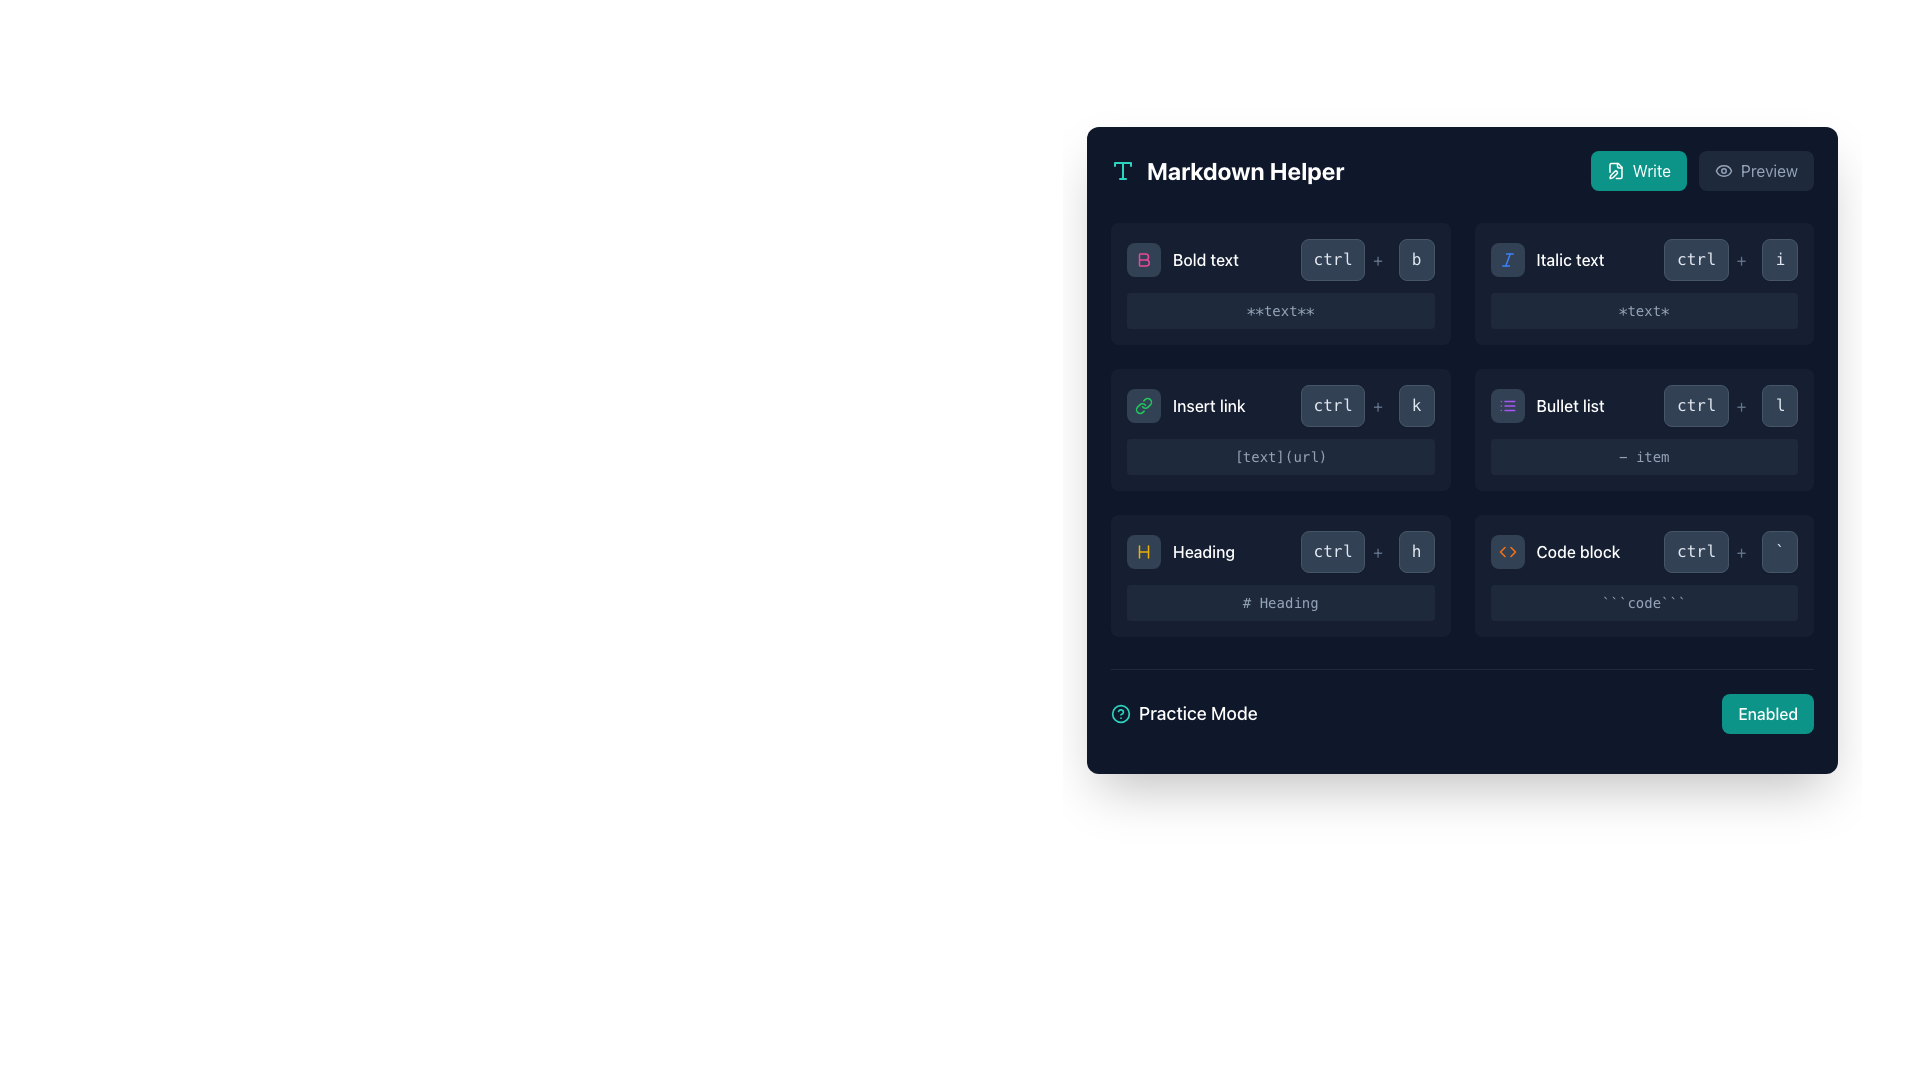 This screenshot has height=1080, width=1920. Describe the element at coordinates (1546, 405) in the screenshot. I see `the button in the second row, third column of the 'Markdown Helper' UI to insert a bullet list into the text editor` at that location.